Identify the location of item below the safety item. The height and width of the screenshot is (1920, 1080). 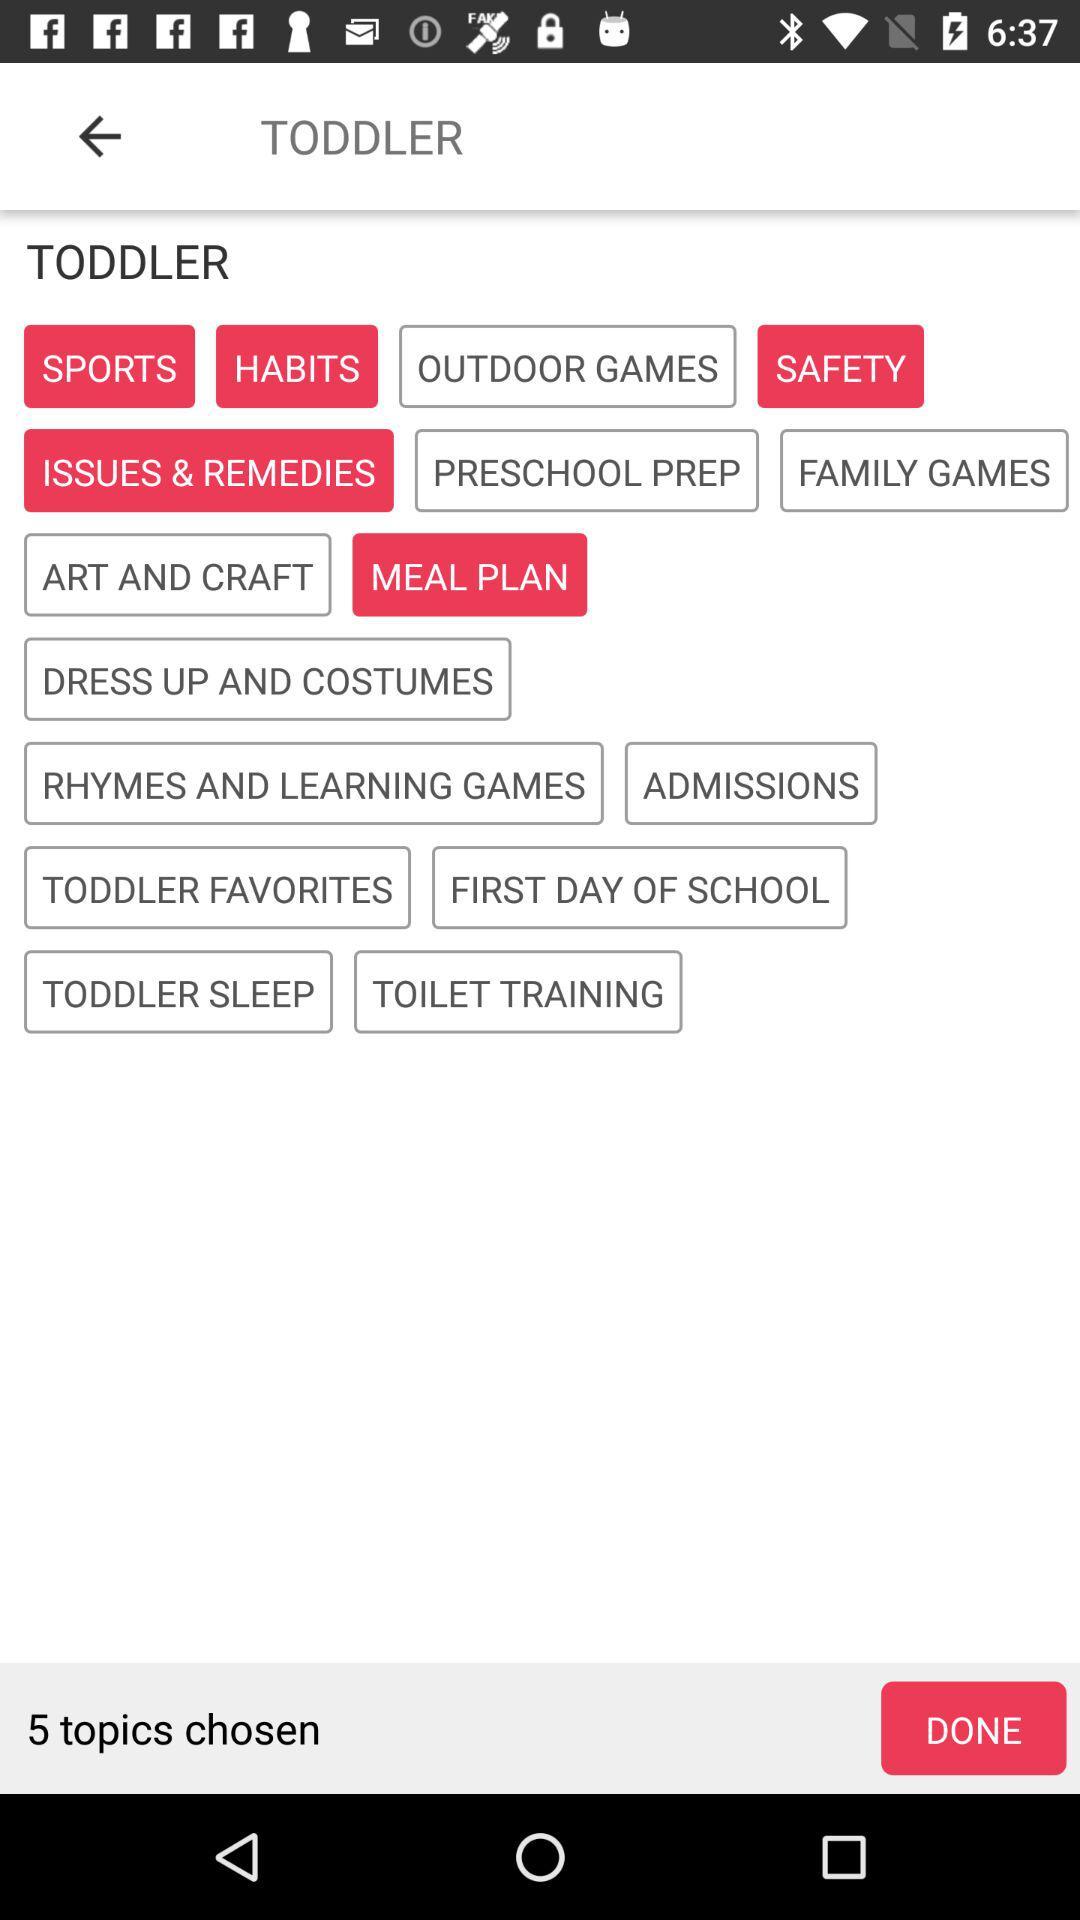
(924, 470).